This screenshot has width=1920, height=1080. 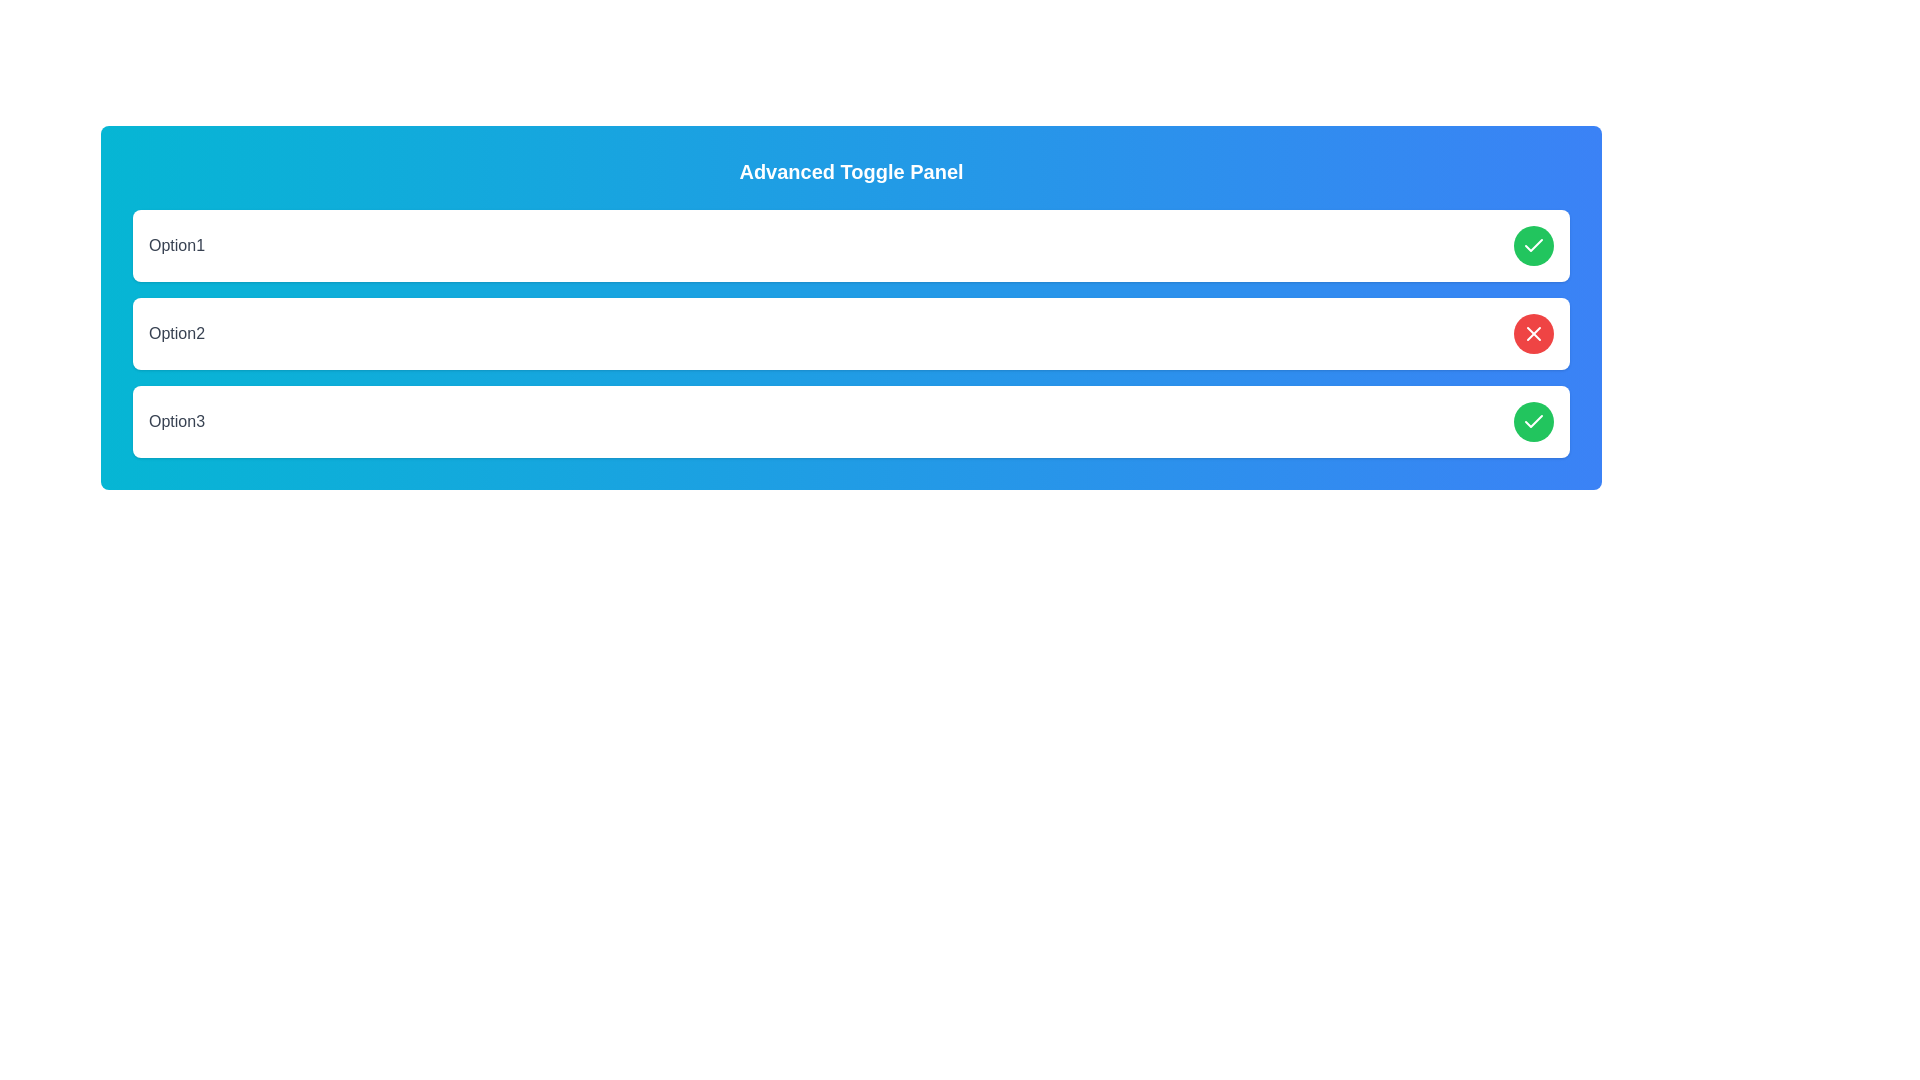 What do you see at coordinates (851, 171) in the screenshot?
I see `the title of the panel to highlight it` at bounding box center [851, 171].